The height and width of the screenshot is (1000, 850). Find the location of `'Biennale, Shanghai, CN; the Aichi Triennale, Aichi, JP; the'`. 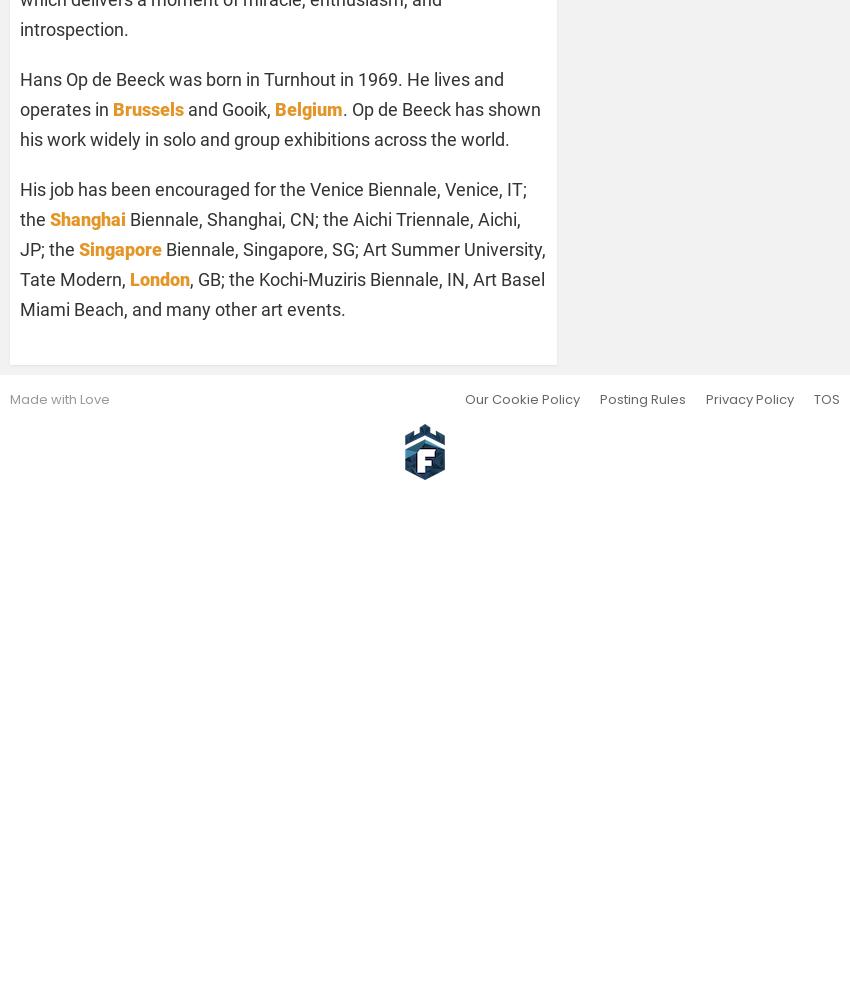

'Biennale, Shanghai, CN; the Aichi Triennale, Aichi, JP; the' is located at coordinates (18, 232).